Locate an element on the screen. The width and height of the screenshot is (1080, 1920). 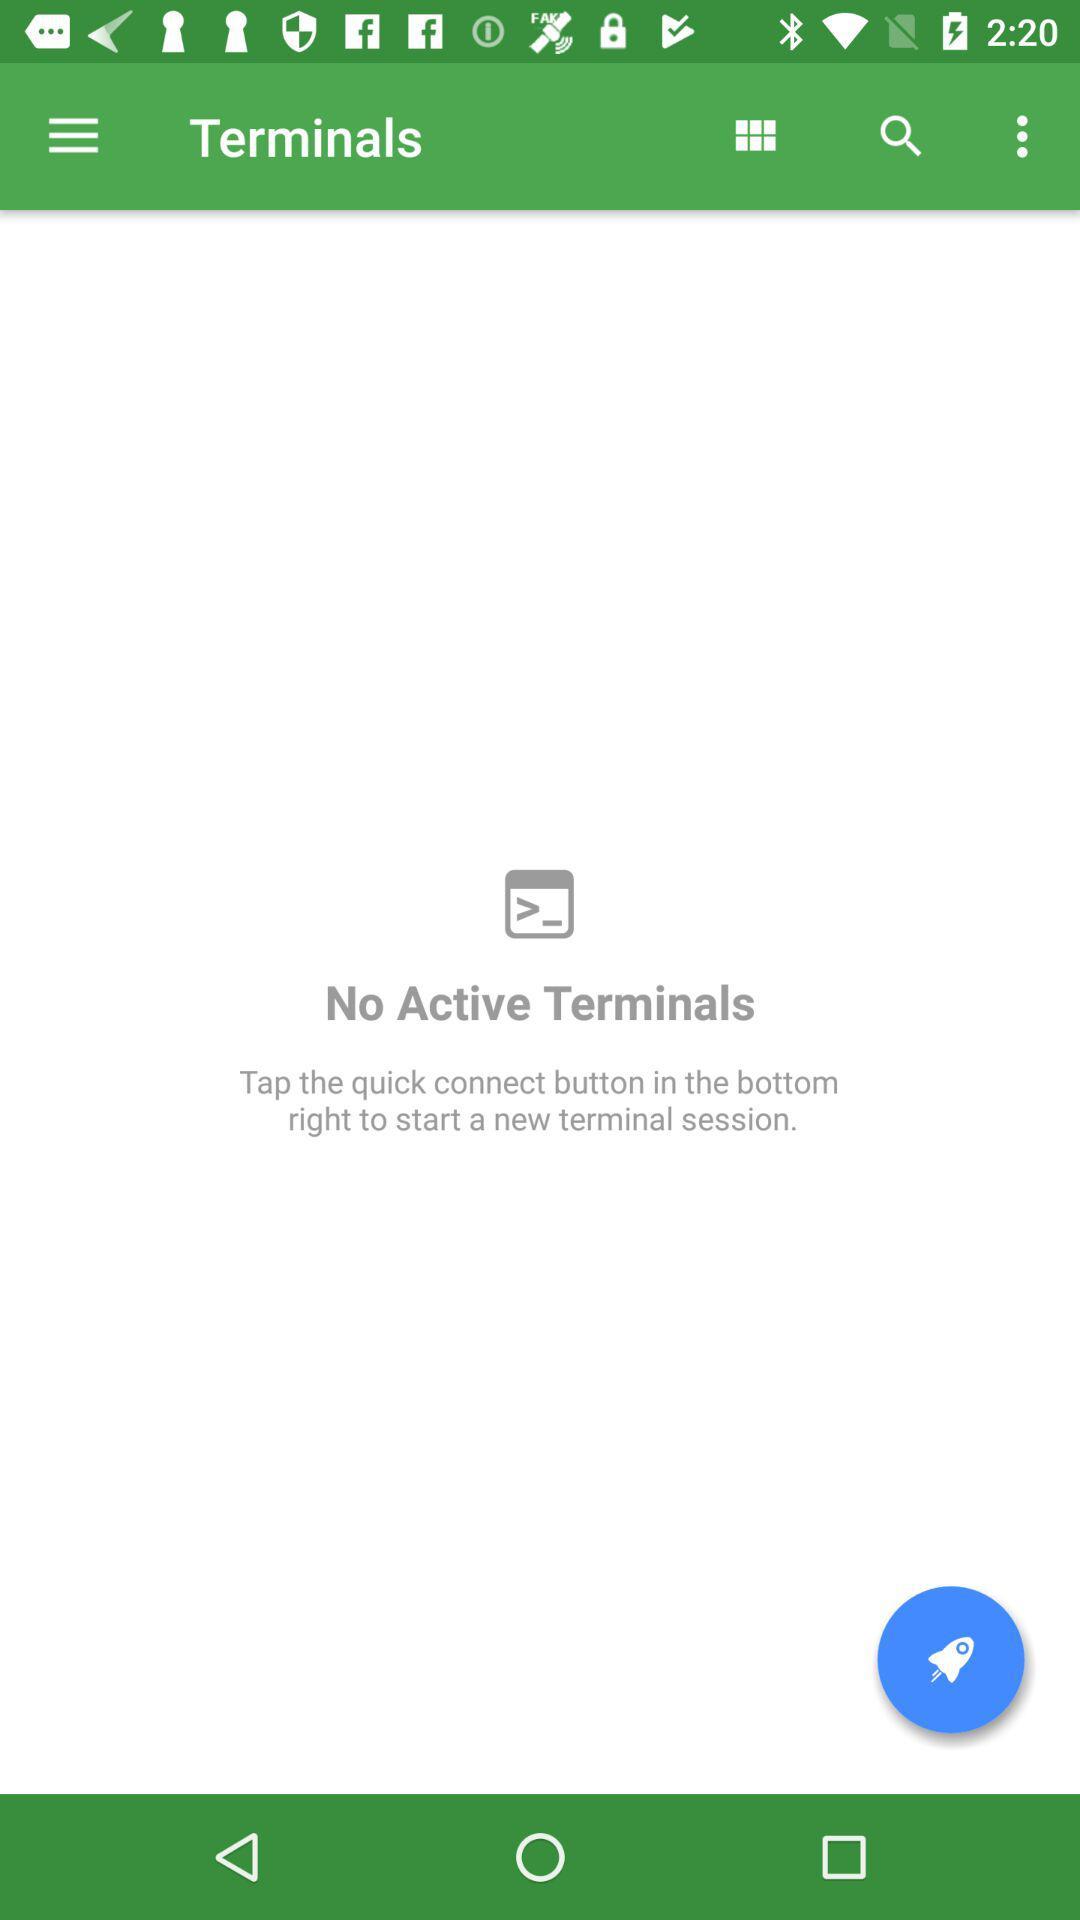
pin the page to front is located at coordinates (950, 1659).